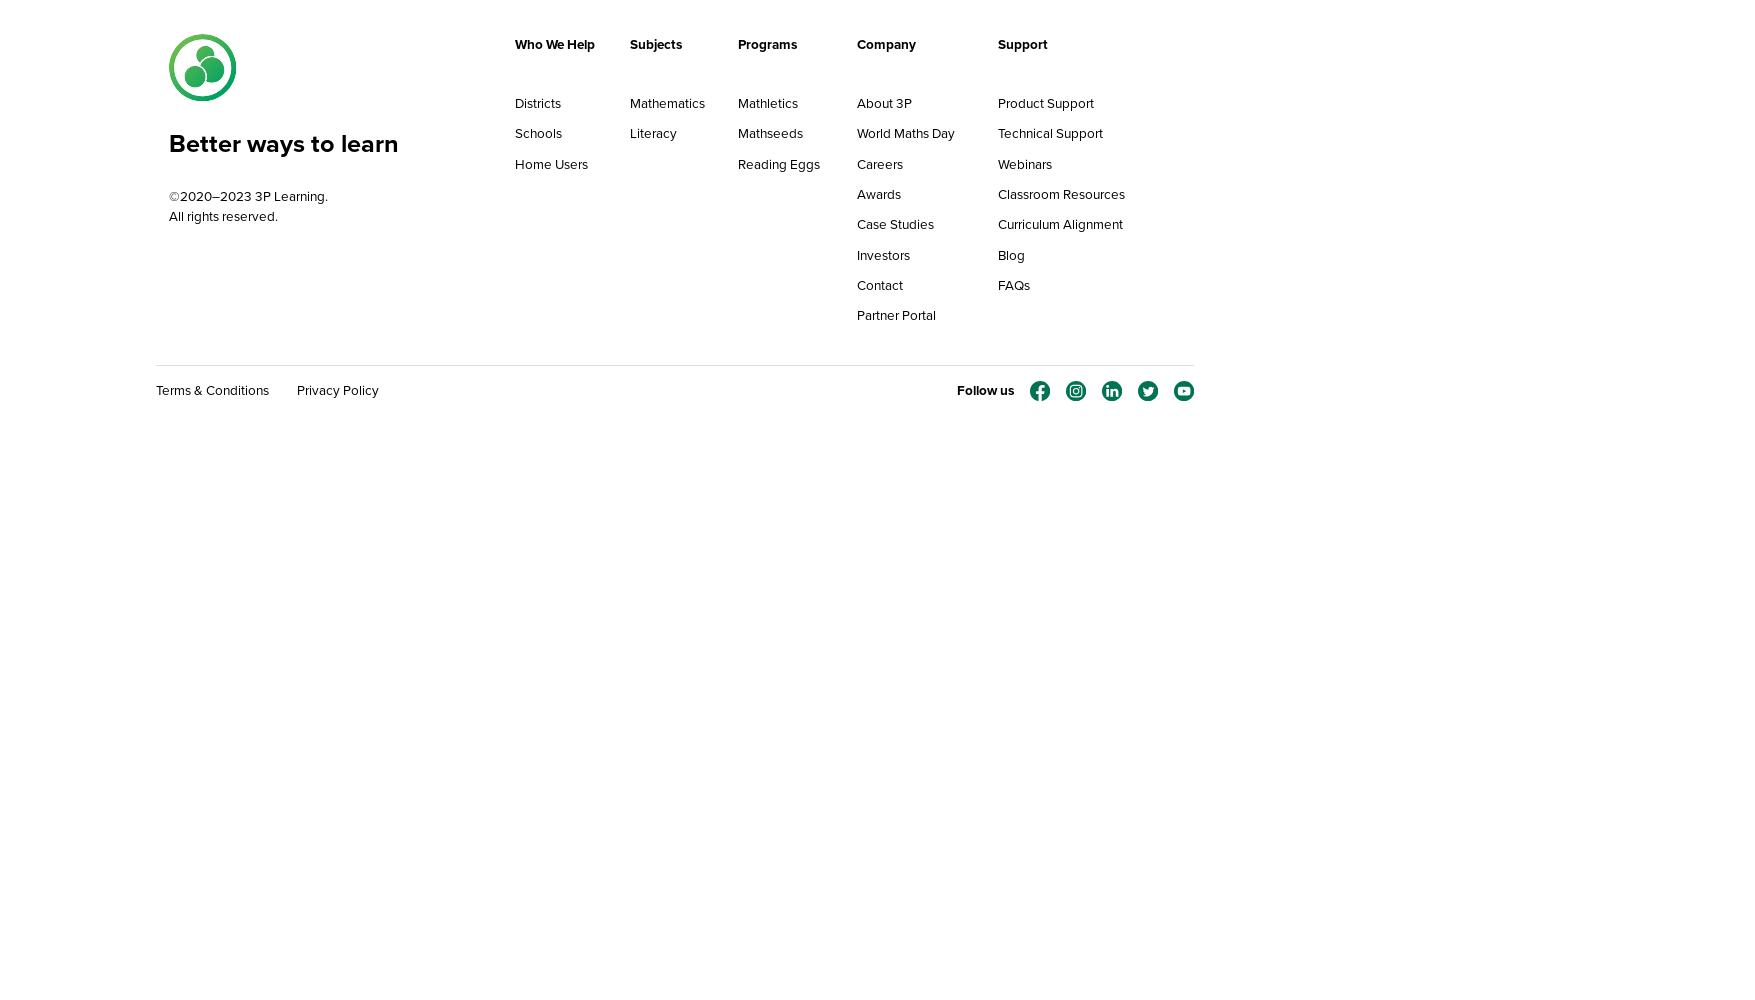 This screenshot has width=1755, height=1000. What do you see at coordinates (536, 133) in the screenshot?
I see `'Schools'` at bounding box center [536, 133].